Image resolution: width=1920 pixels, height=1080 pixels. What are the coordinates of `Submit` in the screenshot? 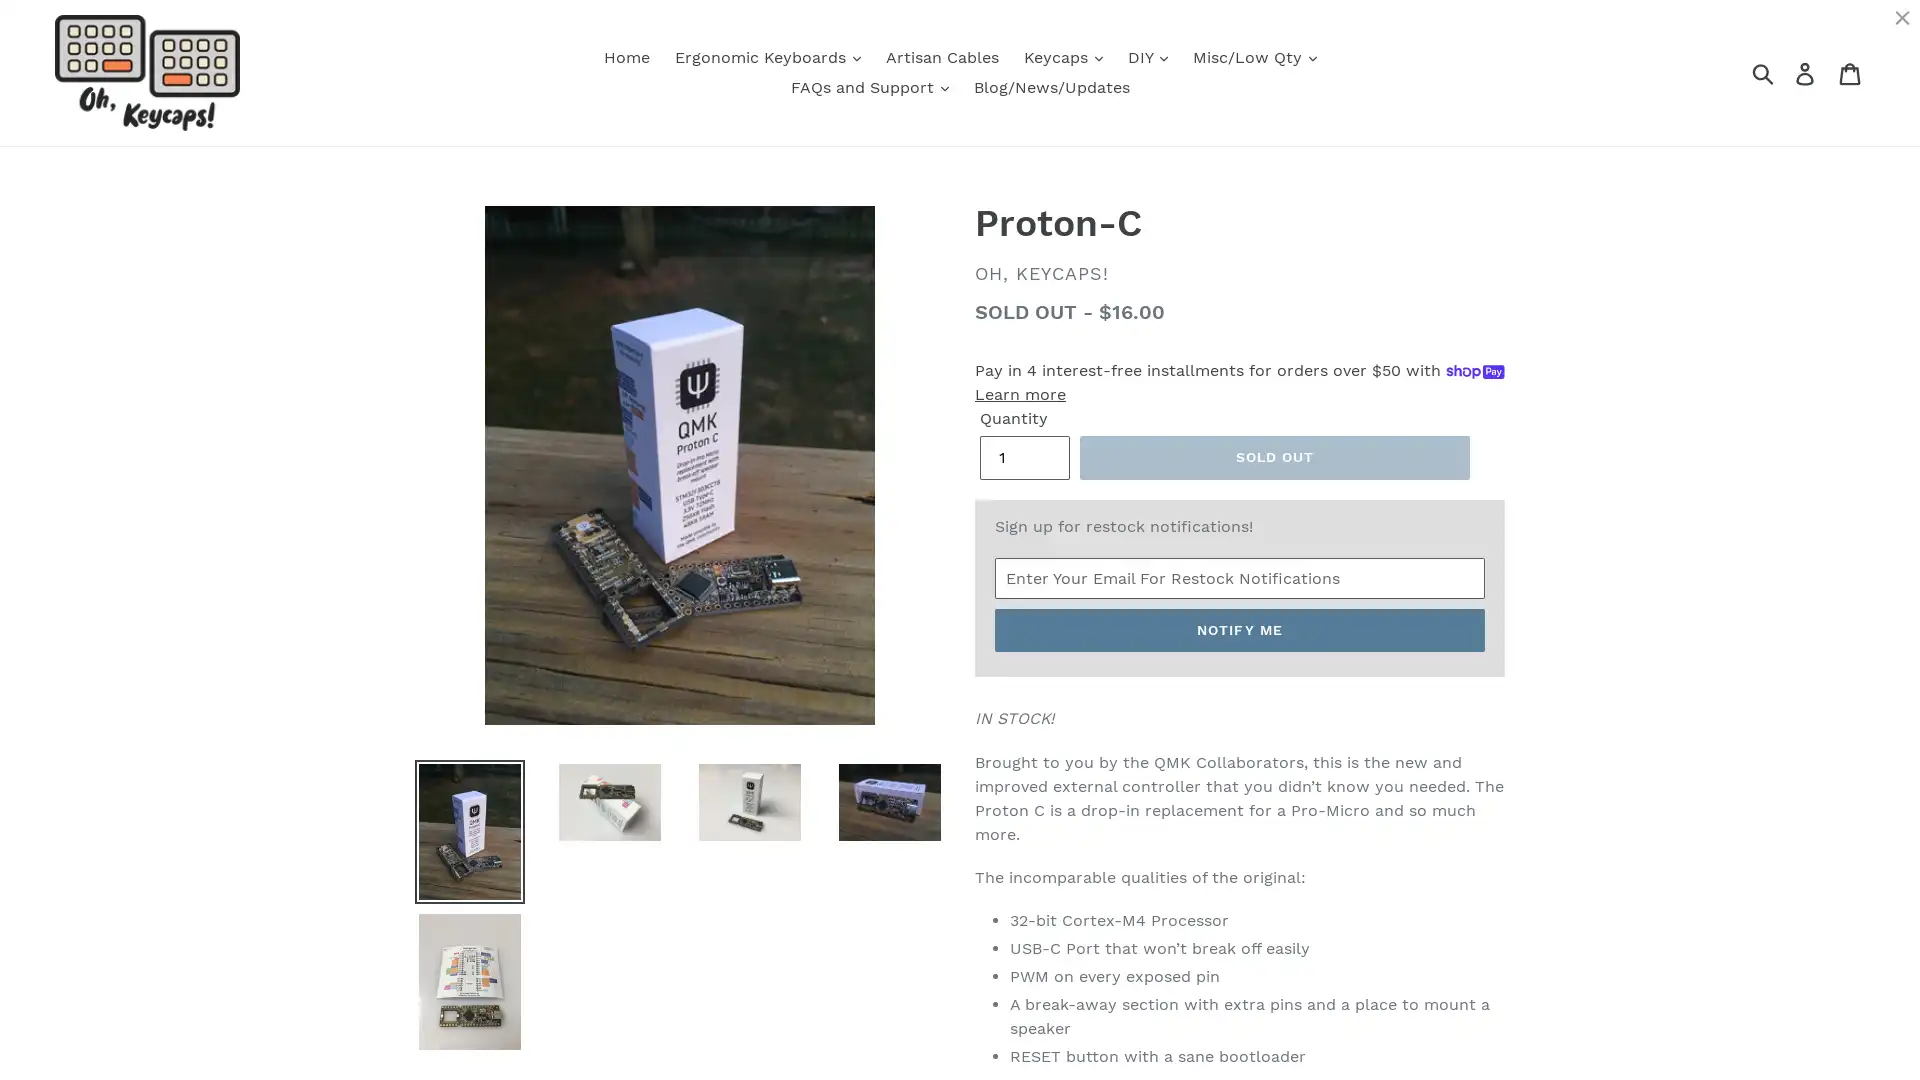 It's located at (1764, 72).